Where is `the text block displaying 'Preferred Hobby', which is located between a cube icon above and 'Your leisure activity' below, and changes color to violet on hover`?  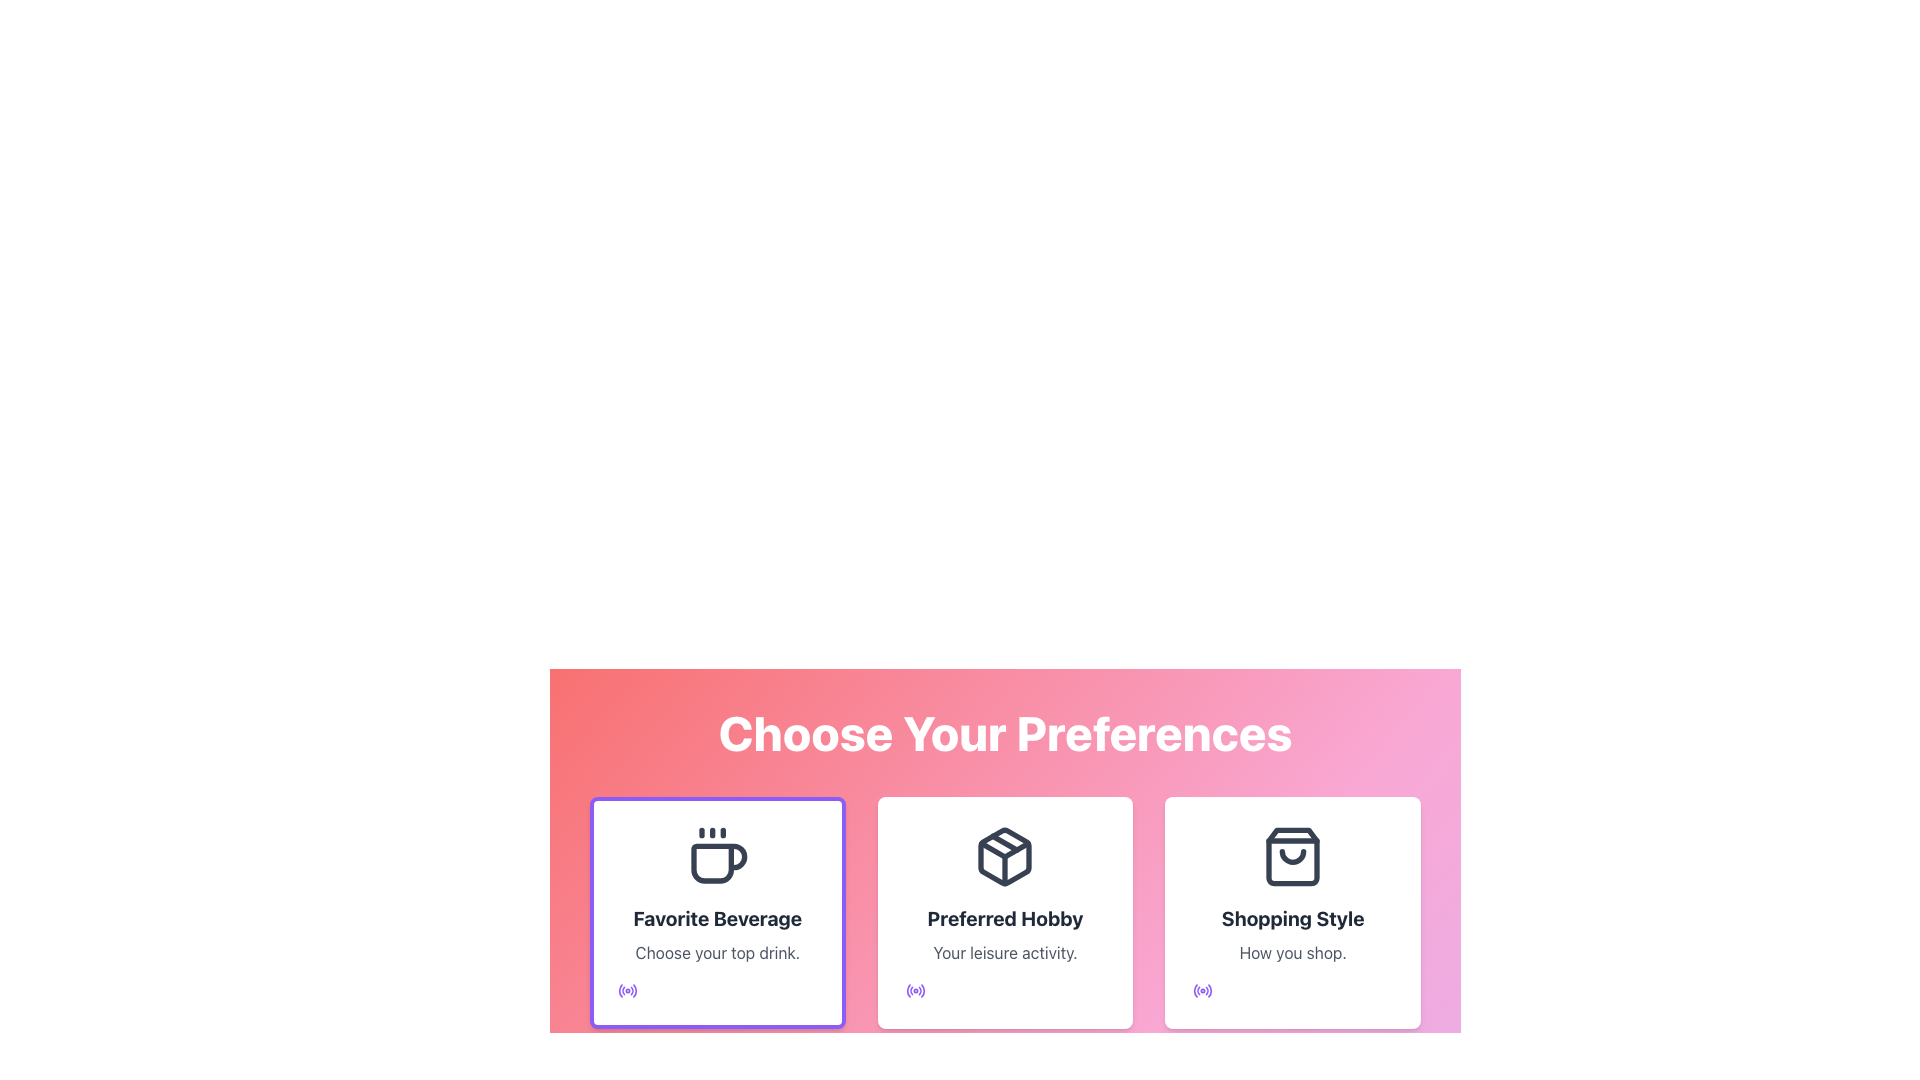
the text block displaying 'Preferred Hobby', which is located between a cube icon above and 'Your leisure activity' below, and changes color to violet on hover is located at coordinates (1005, 918).